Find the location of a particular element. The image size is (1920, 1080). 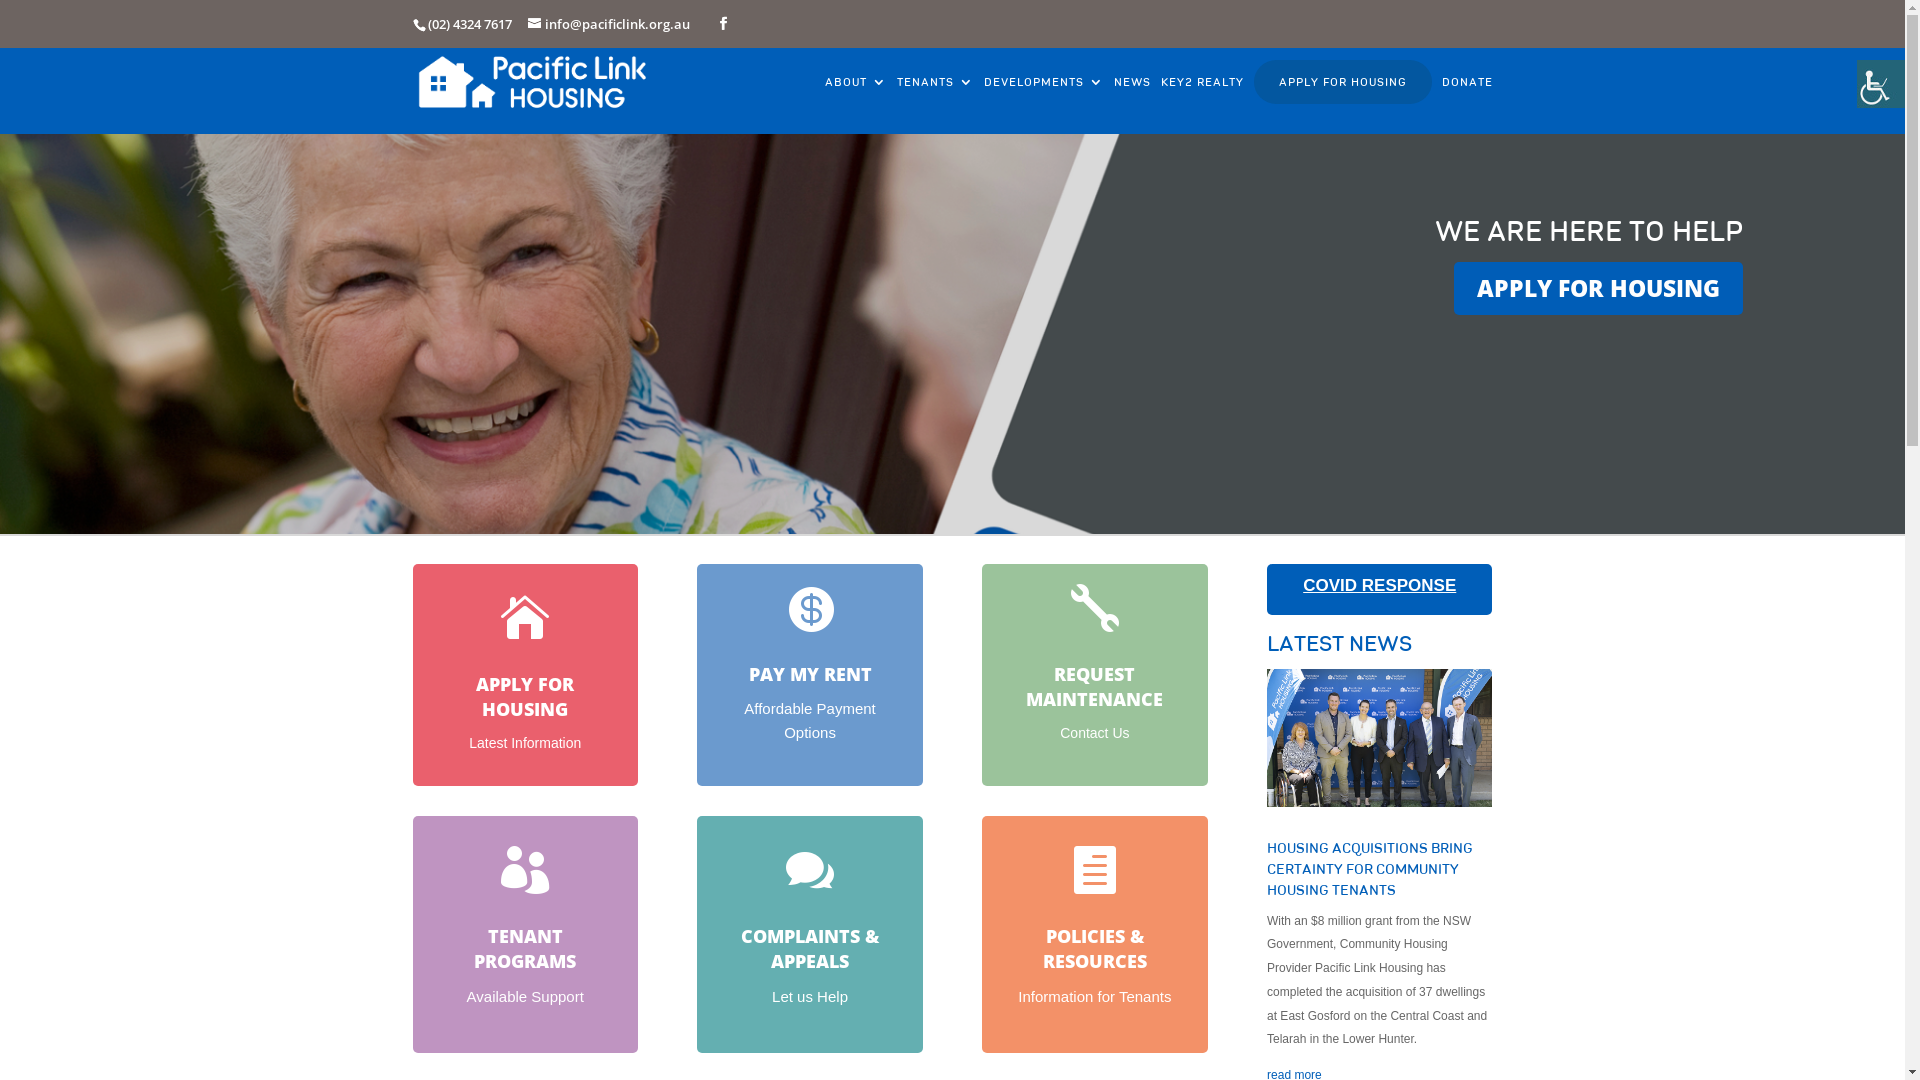

'COVID RESPONSE' is located at coordinates (1378, 585).